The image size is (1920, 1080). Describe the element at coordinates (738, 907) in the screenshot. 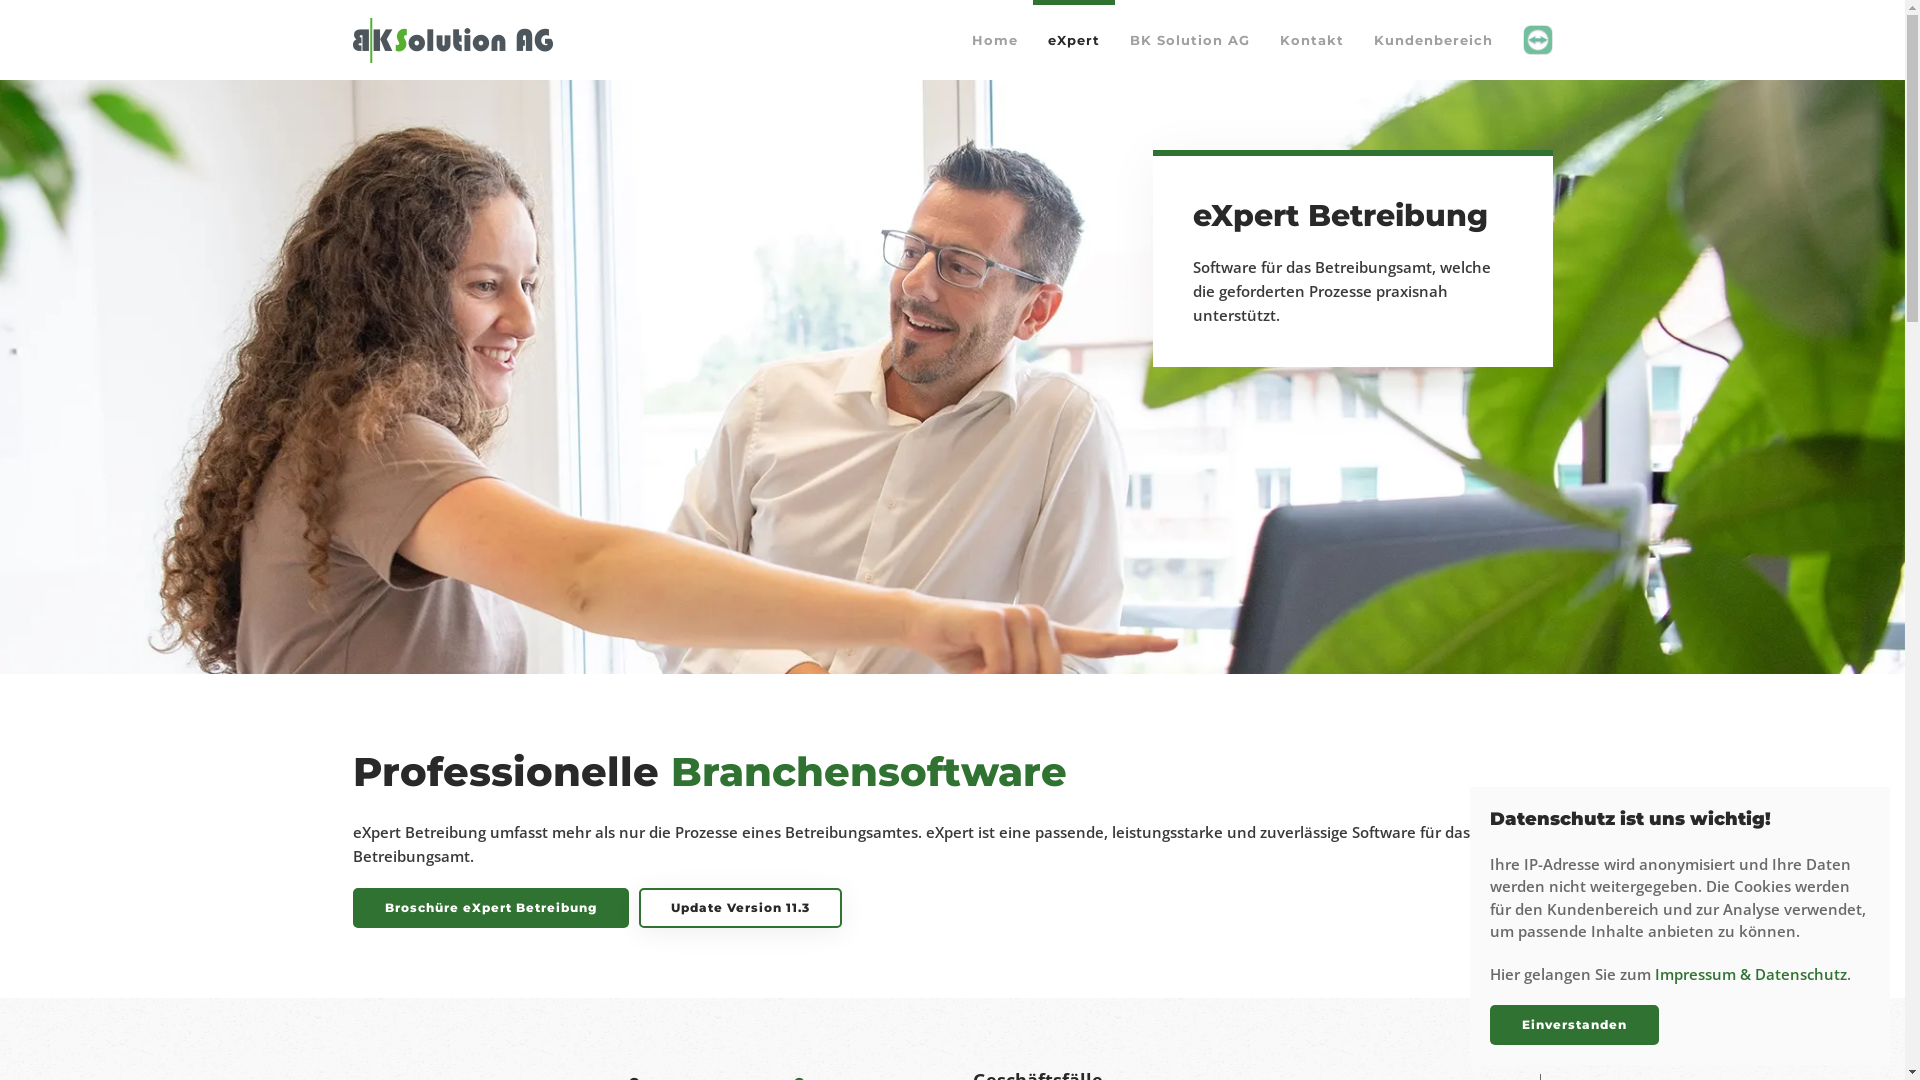

I see `'Update Version 11.3'` at that location.